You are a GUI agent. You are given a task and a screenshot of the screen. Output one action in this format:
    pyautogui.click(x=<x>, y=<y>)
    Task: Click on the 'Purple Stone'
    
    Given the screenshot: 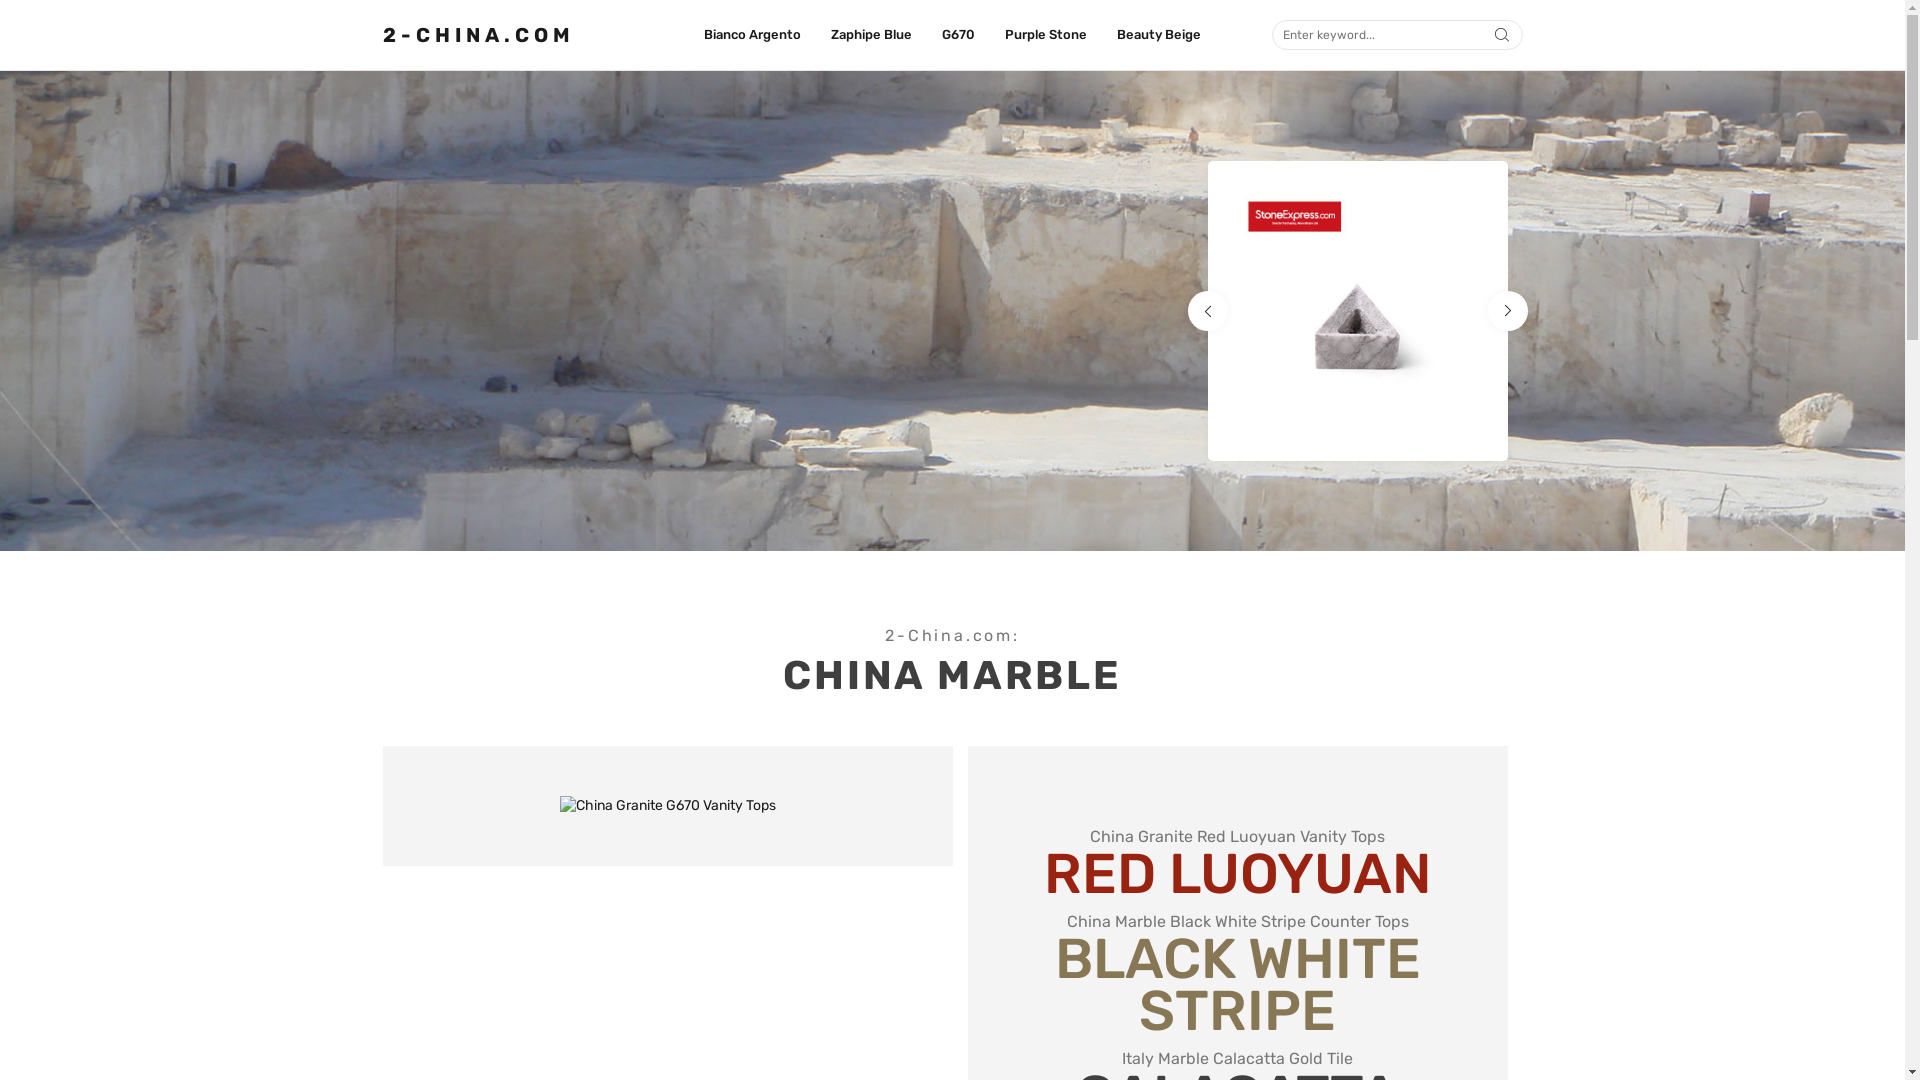 What is the action you would take?
    pyautogui.click(x=1004, y=34)
    